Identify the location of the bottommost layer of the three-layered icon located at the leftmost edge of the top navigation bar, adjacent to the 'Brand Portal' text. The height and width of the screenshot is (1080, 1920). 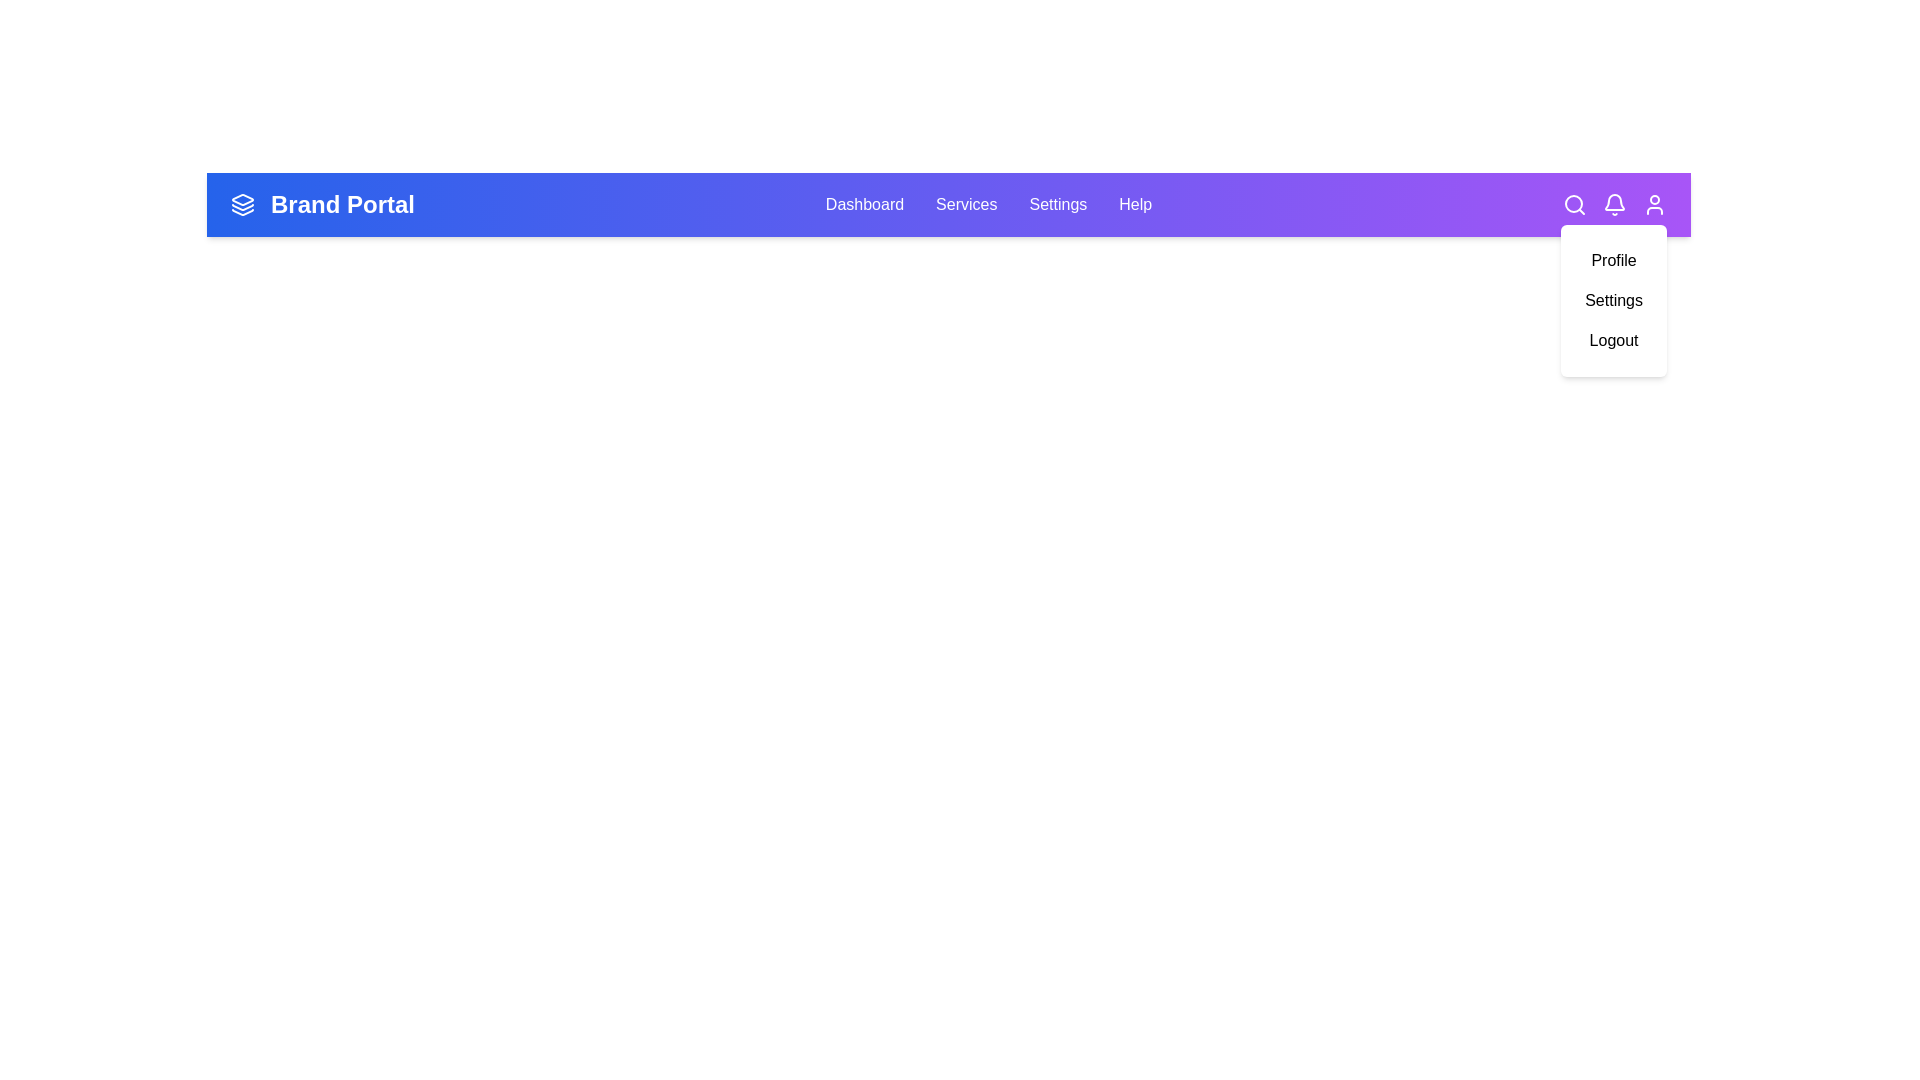
(242, 212).